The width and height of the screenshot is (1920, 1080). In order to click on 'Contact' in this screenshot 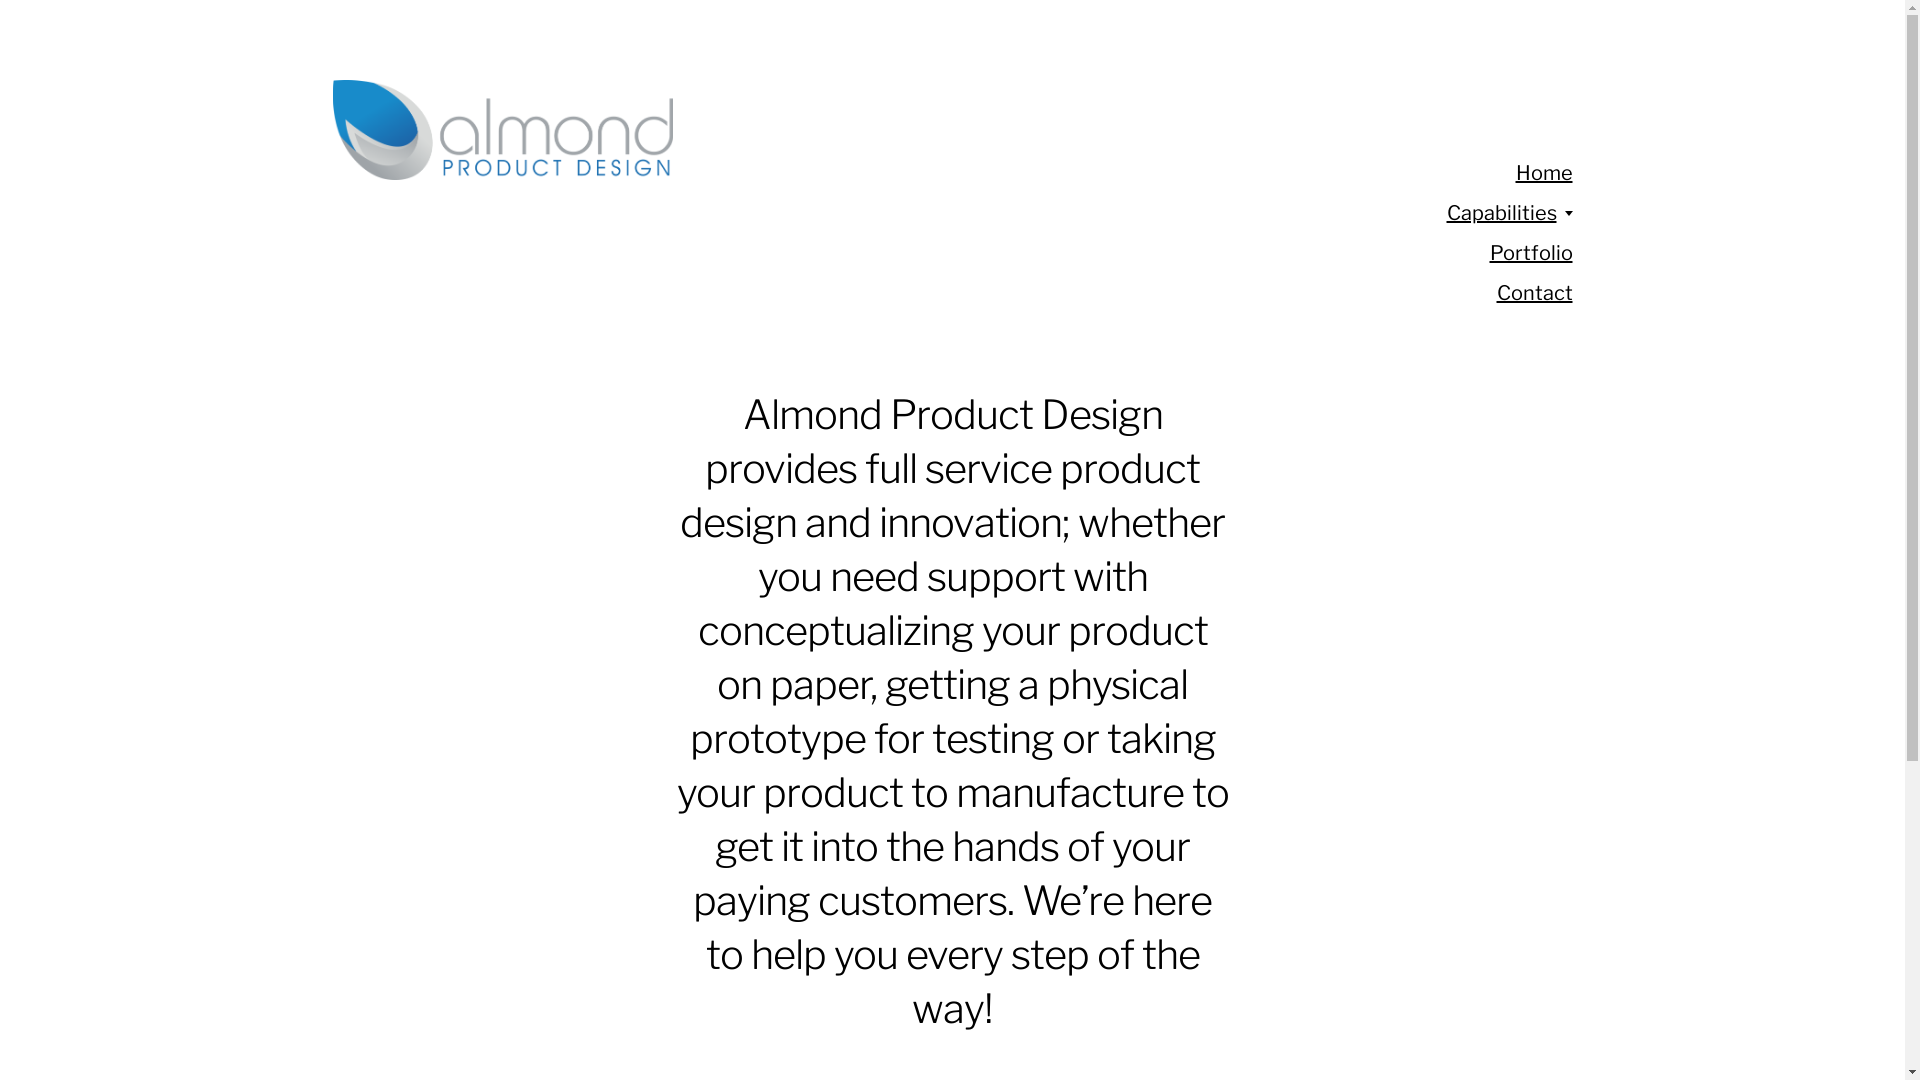, I will do `click(1533, 293)`.